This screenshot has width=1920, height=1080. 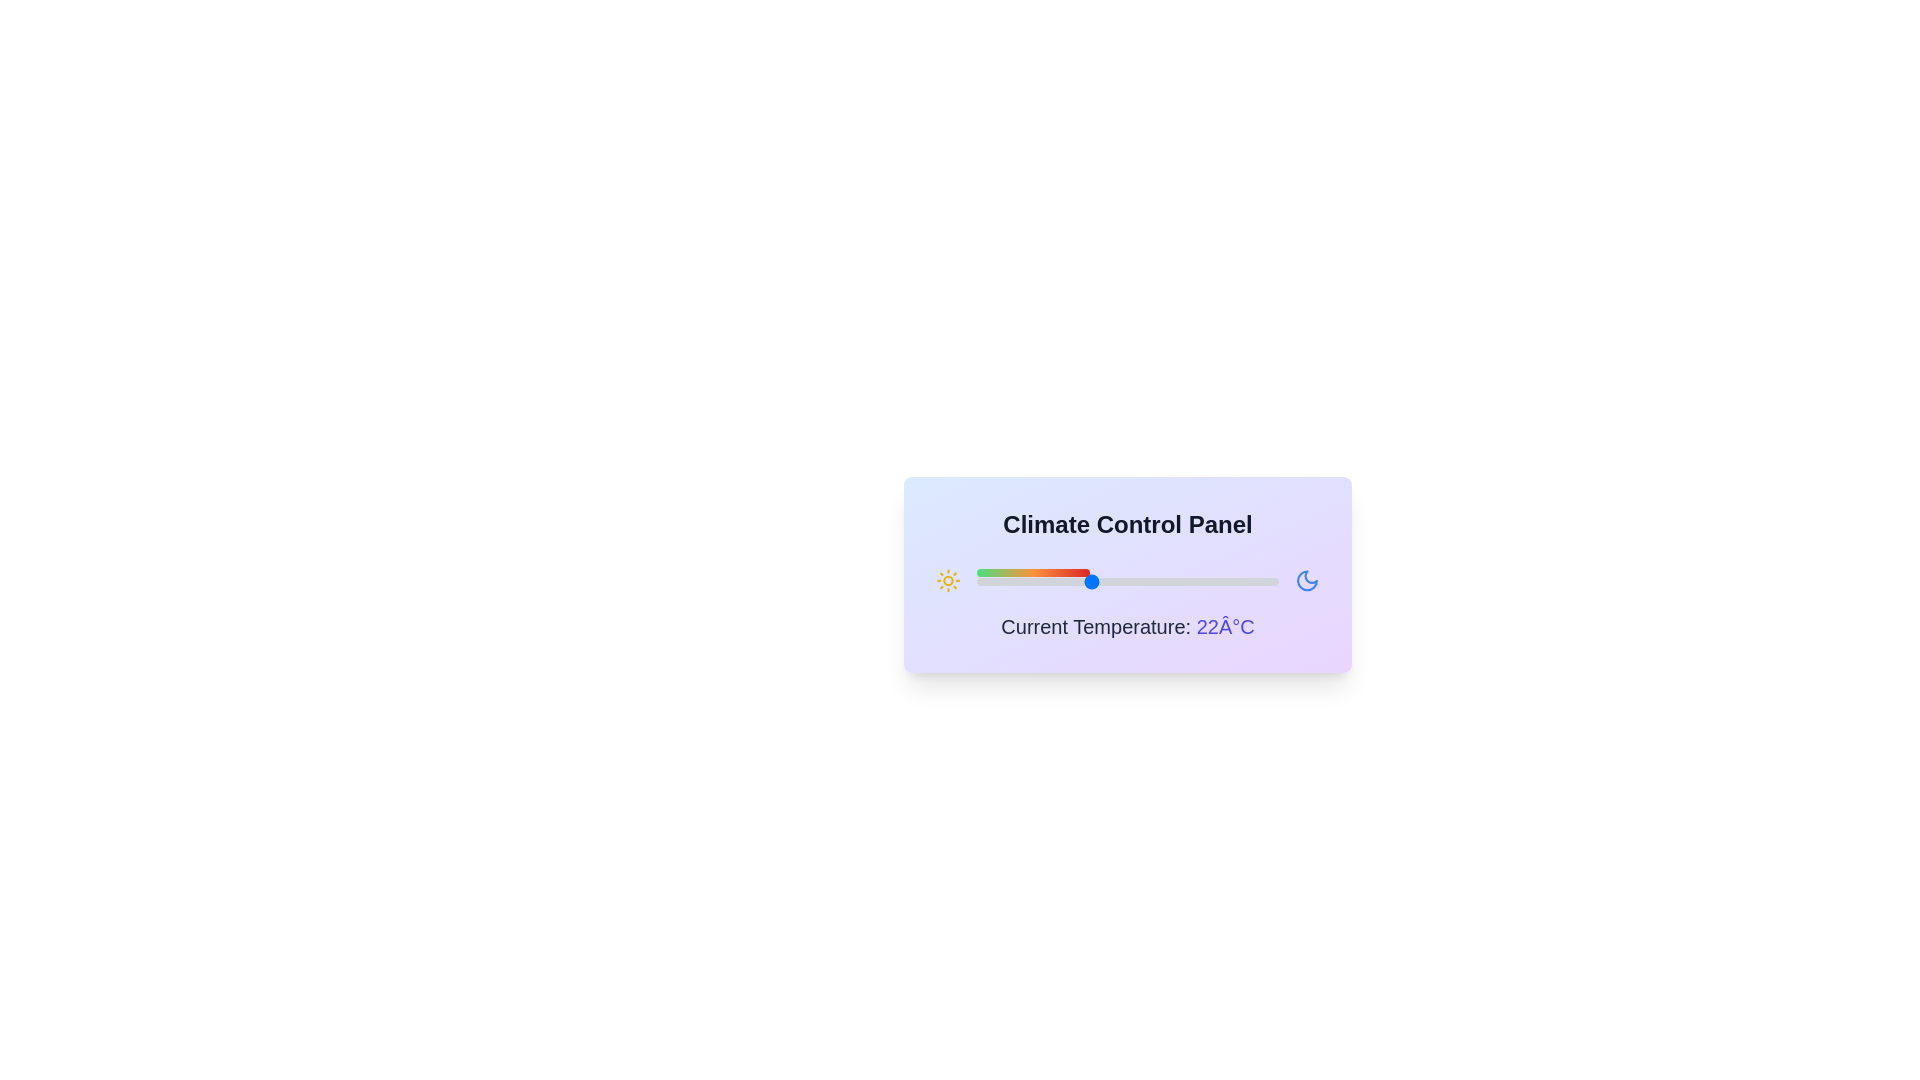 What do you see at coordinates (1108, 582) in the screenshot?
I see `the temperature` at bounding box center [1108, 582].